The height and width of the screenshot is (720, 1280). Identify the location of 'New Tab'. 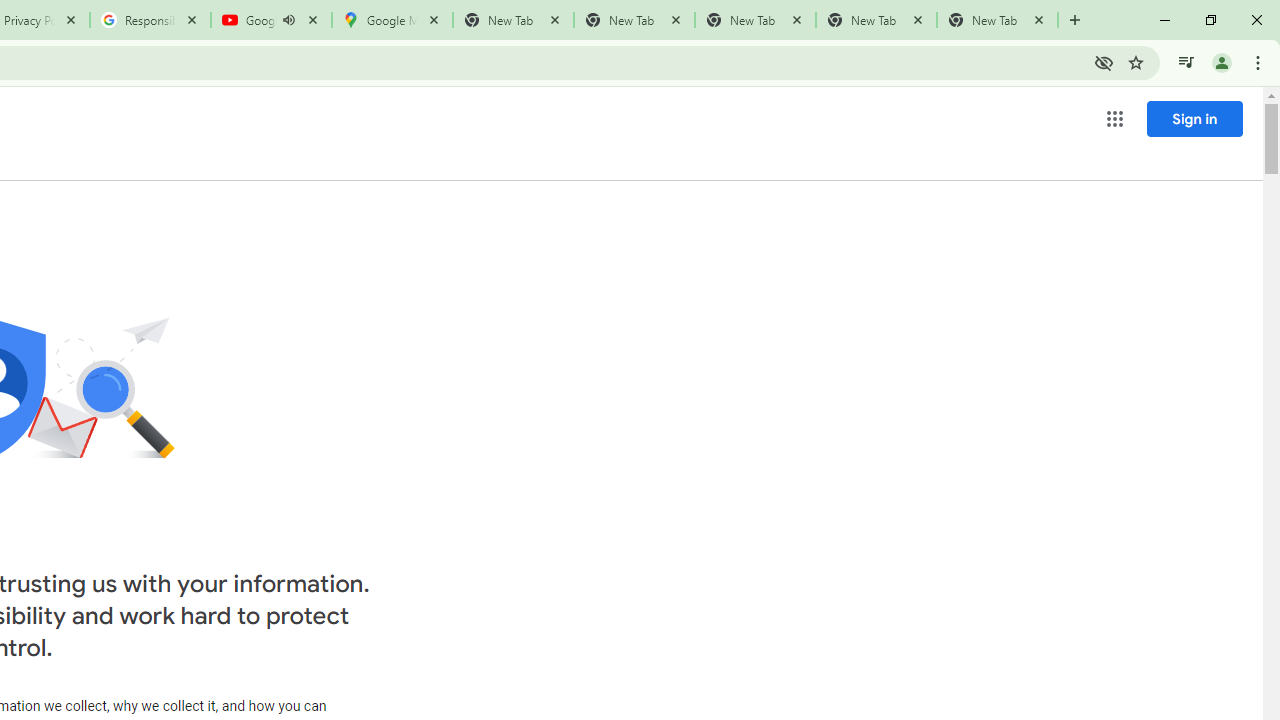
(997, 20).